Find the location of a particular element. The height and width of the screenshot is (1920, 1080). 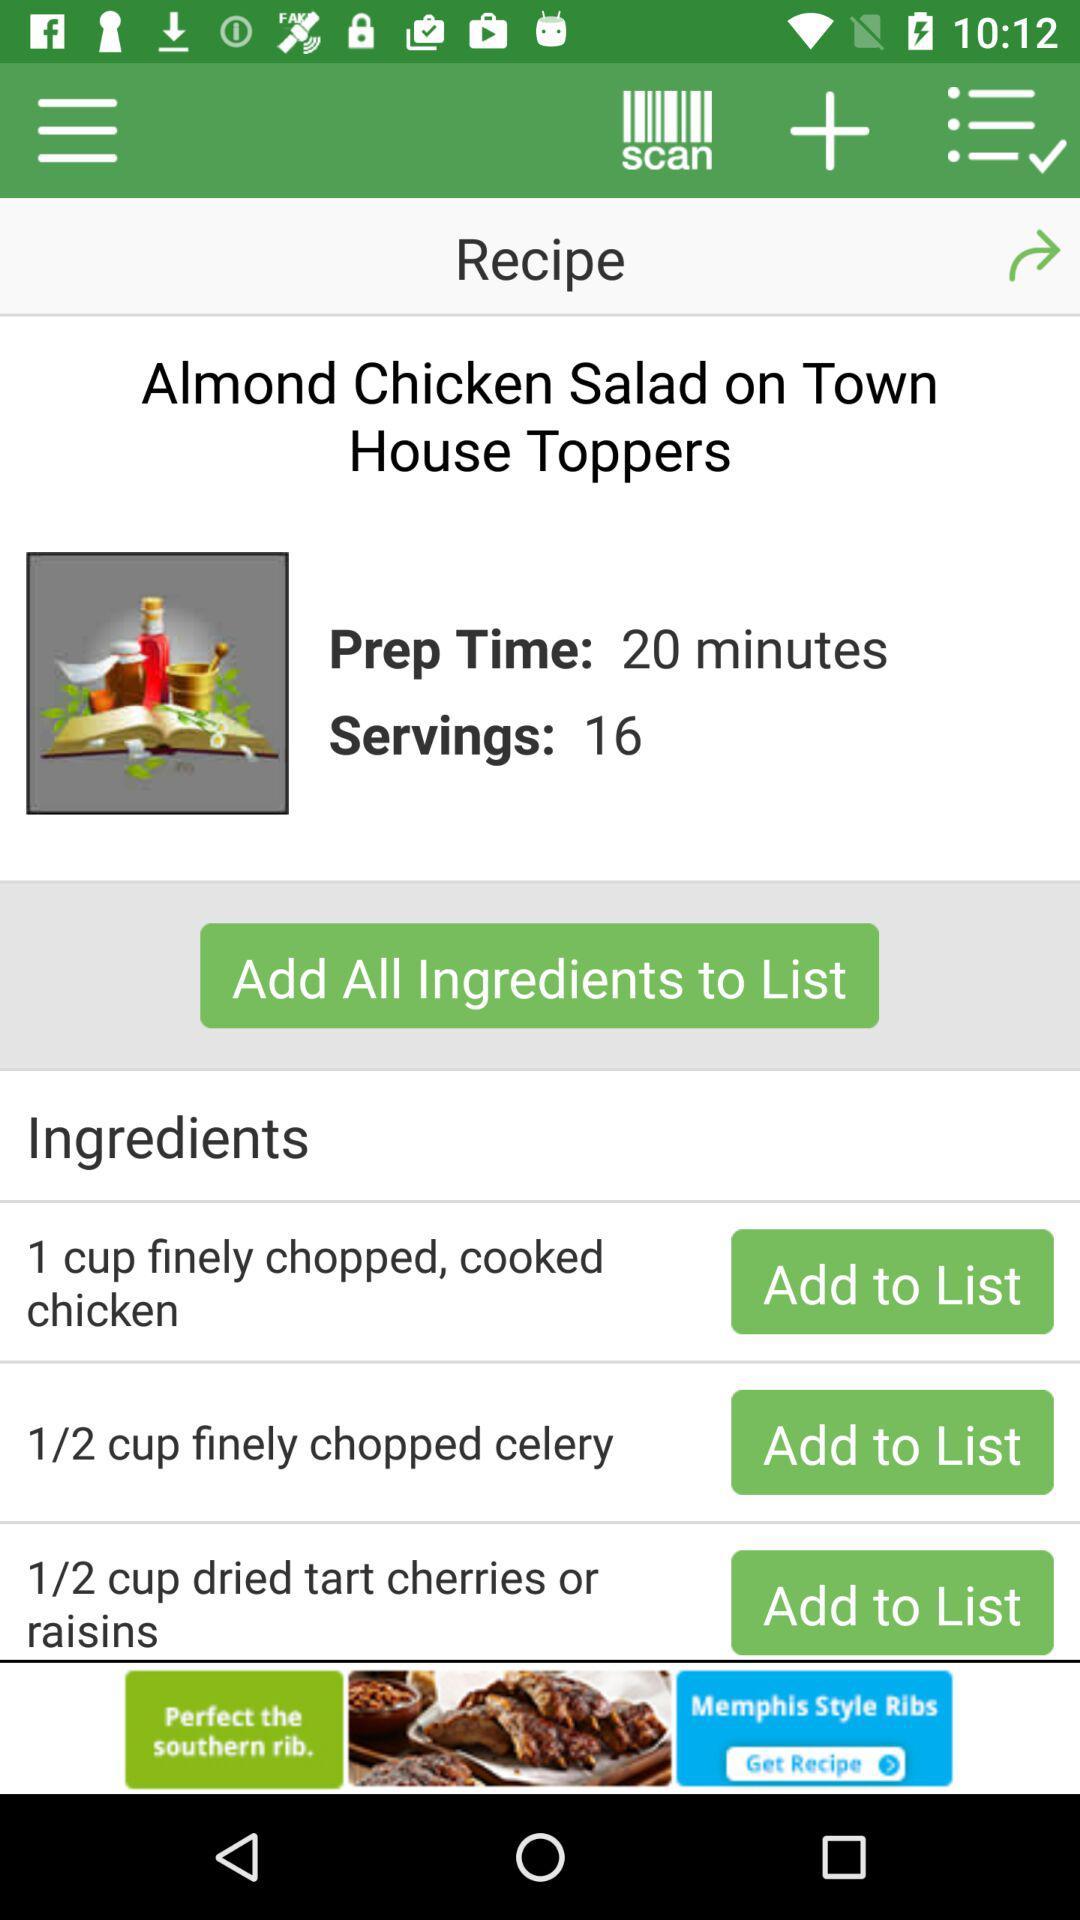

the button beside scan is located at coordinates (829, 129).